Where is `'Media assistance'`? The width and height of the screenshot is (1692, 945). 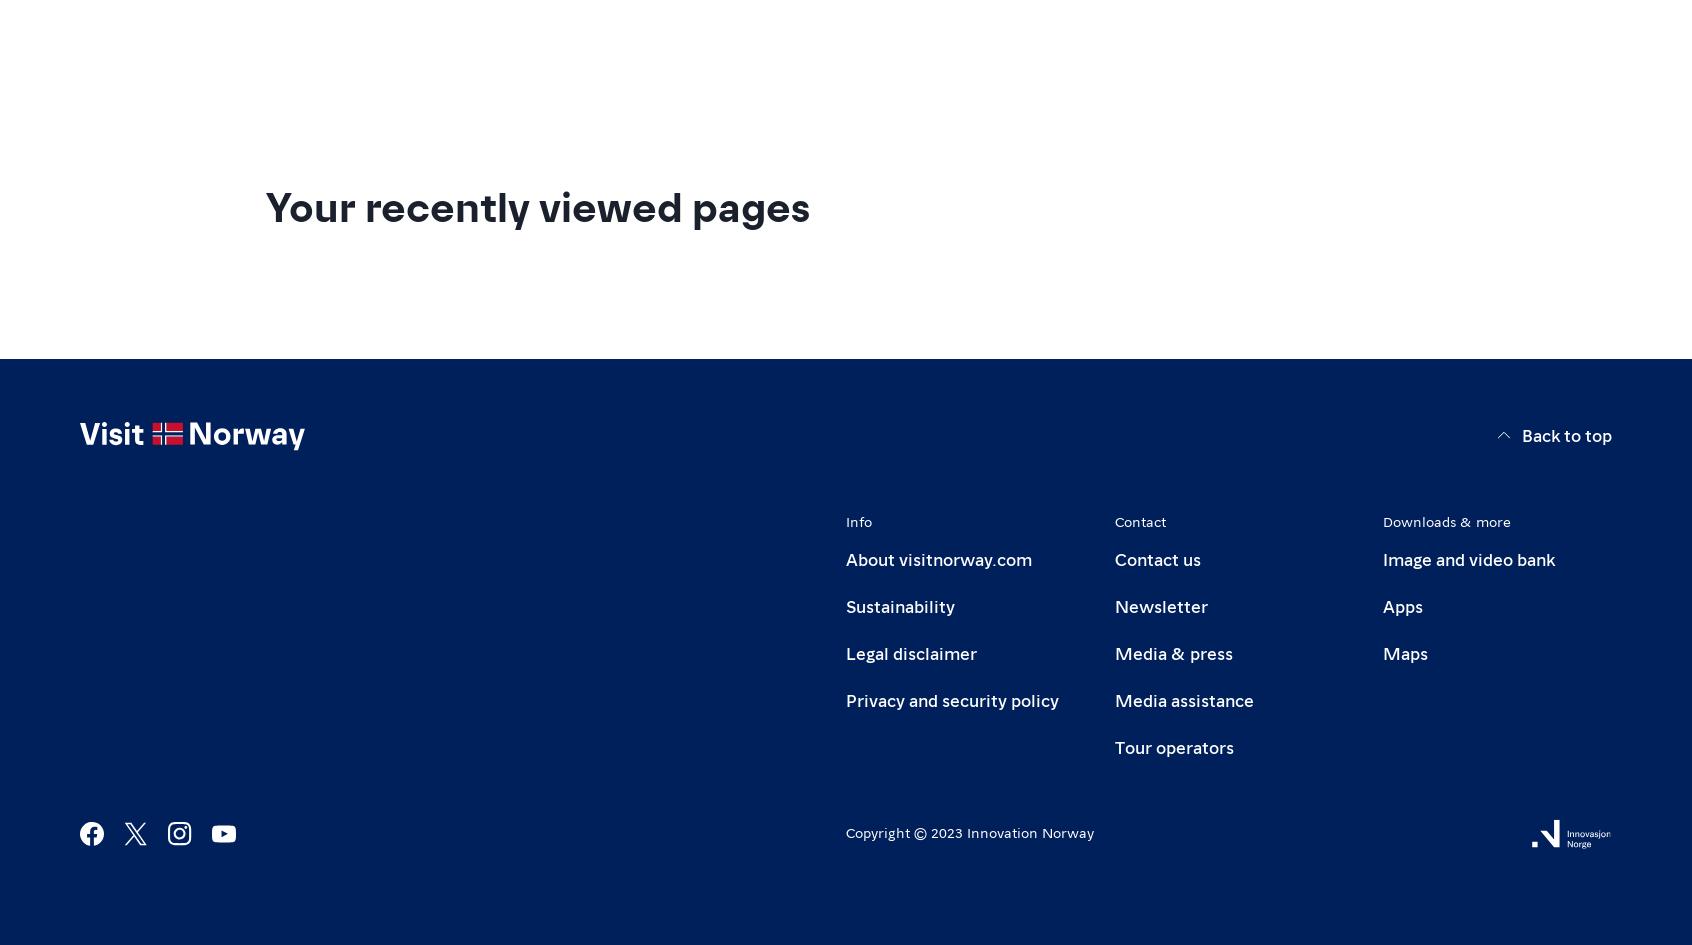 'Media assistance' is located at coordinates (1114, 698).